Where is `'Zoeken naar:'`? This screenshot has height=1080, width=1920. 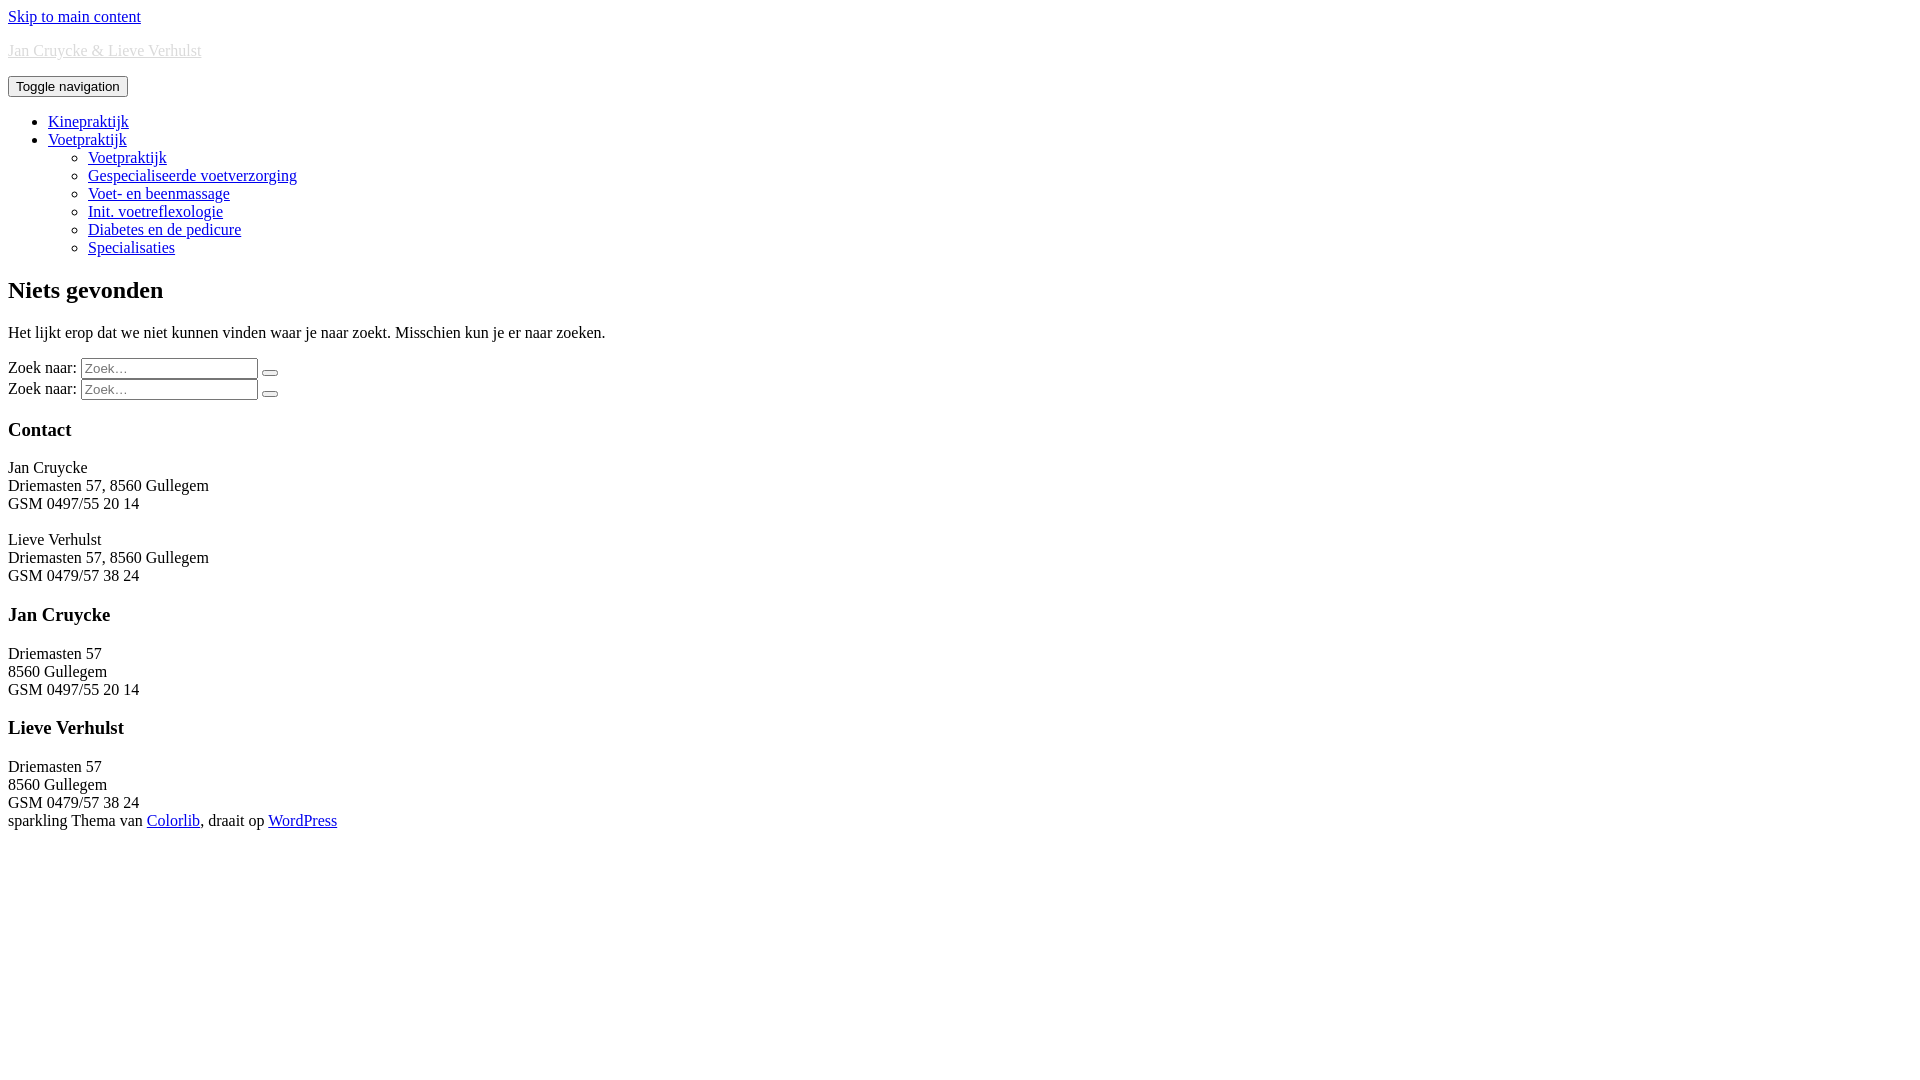
'Zoeken naar:' is located at coordinates (169, 368).